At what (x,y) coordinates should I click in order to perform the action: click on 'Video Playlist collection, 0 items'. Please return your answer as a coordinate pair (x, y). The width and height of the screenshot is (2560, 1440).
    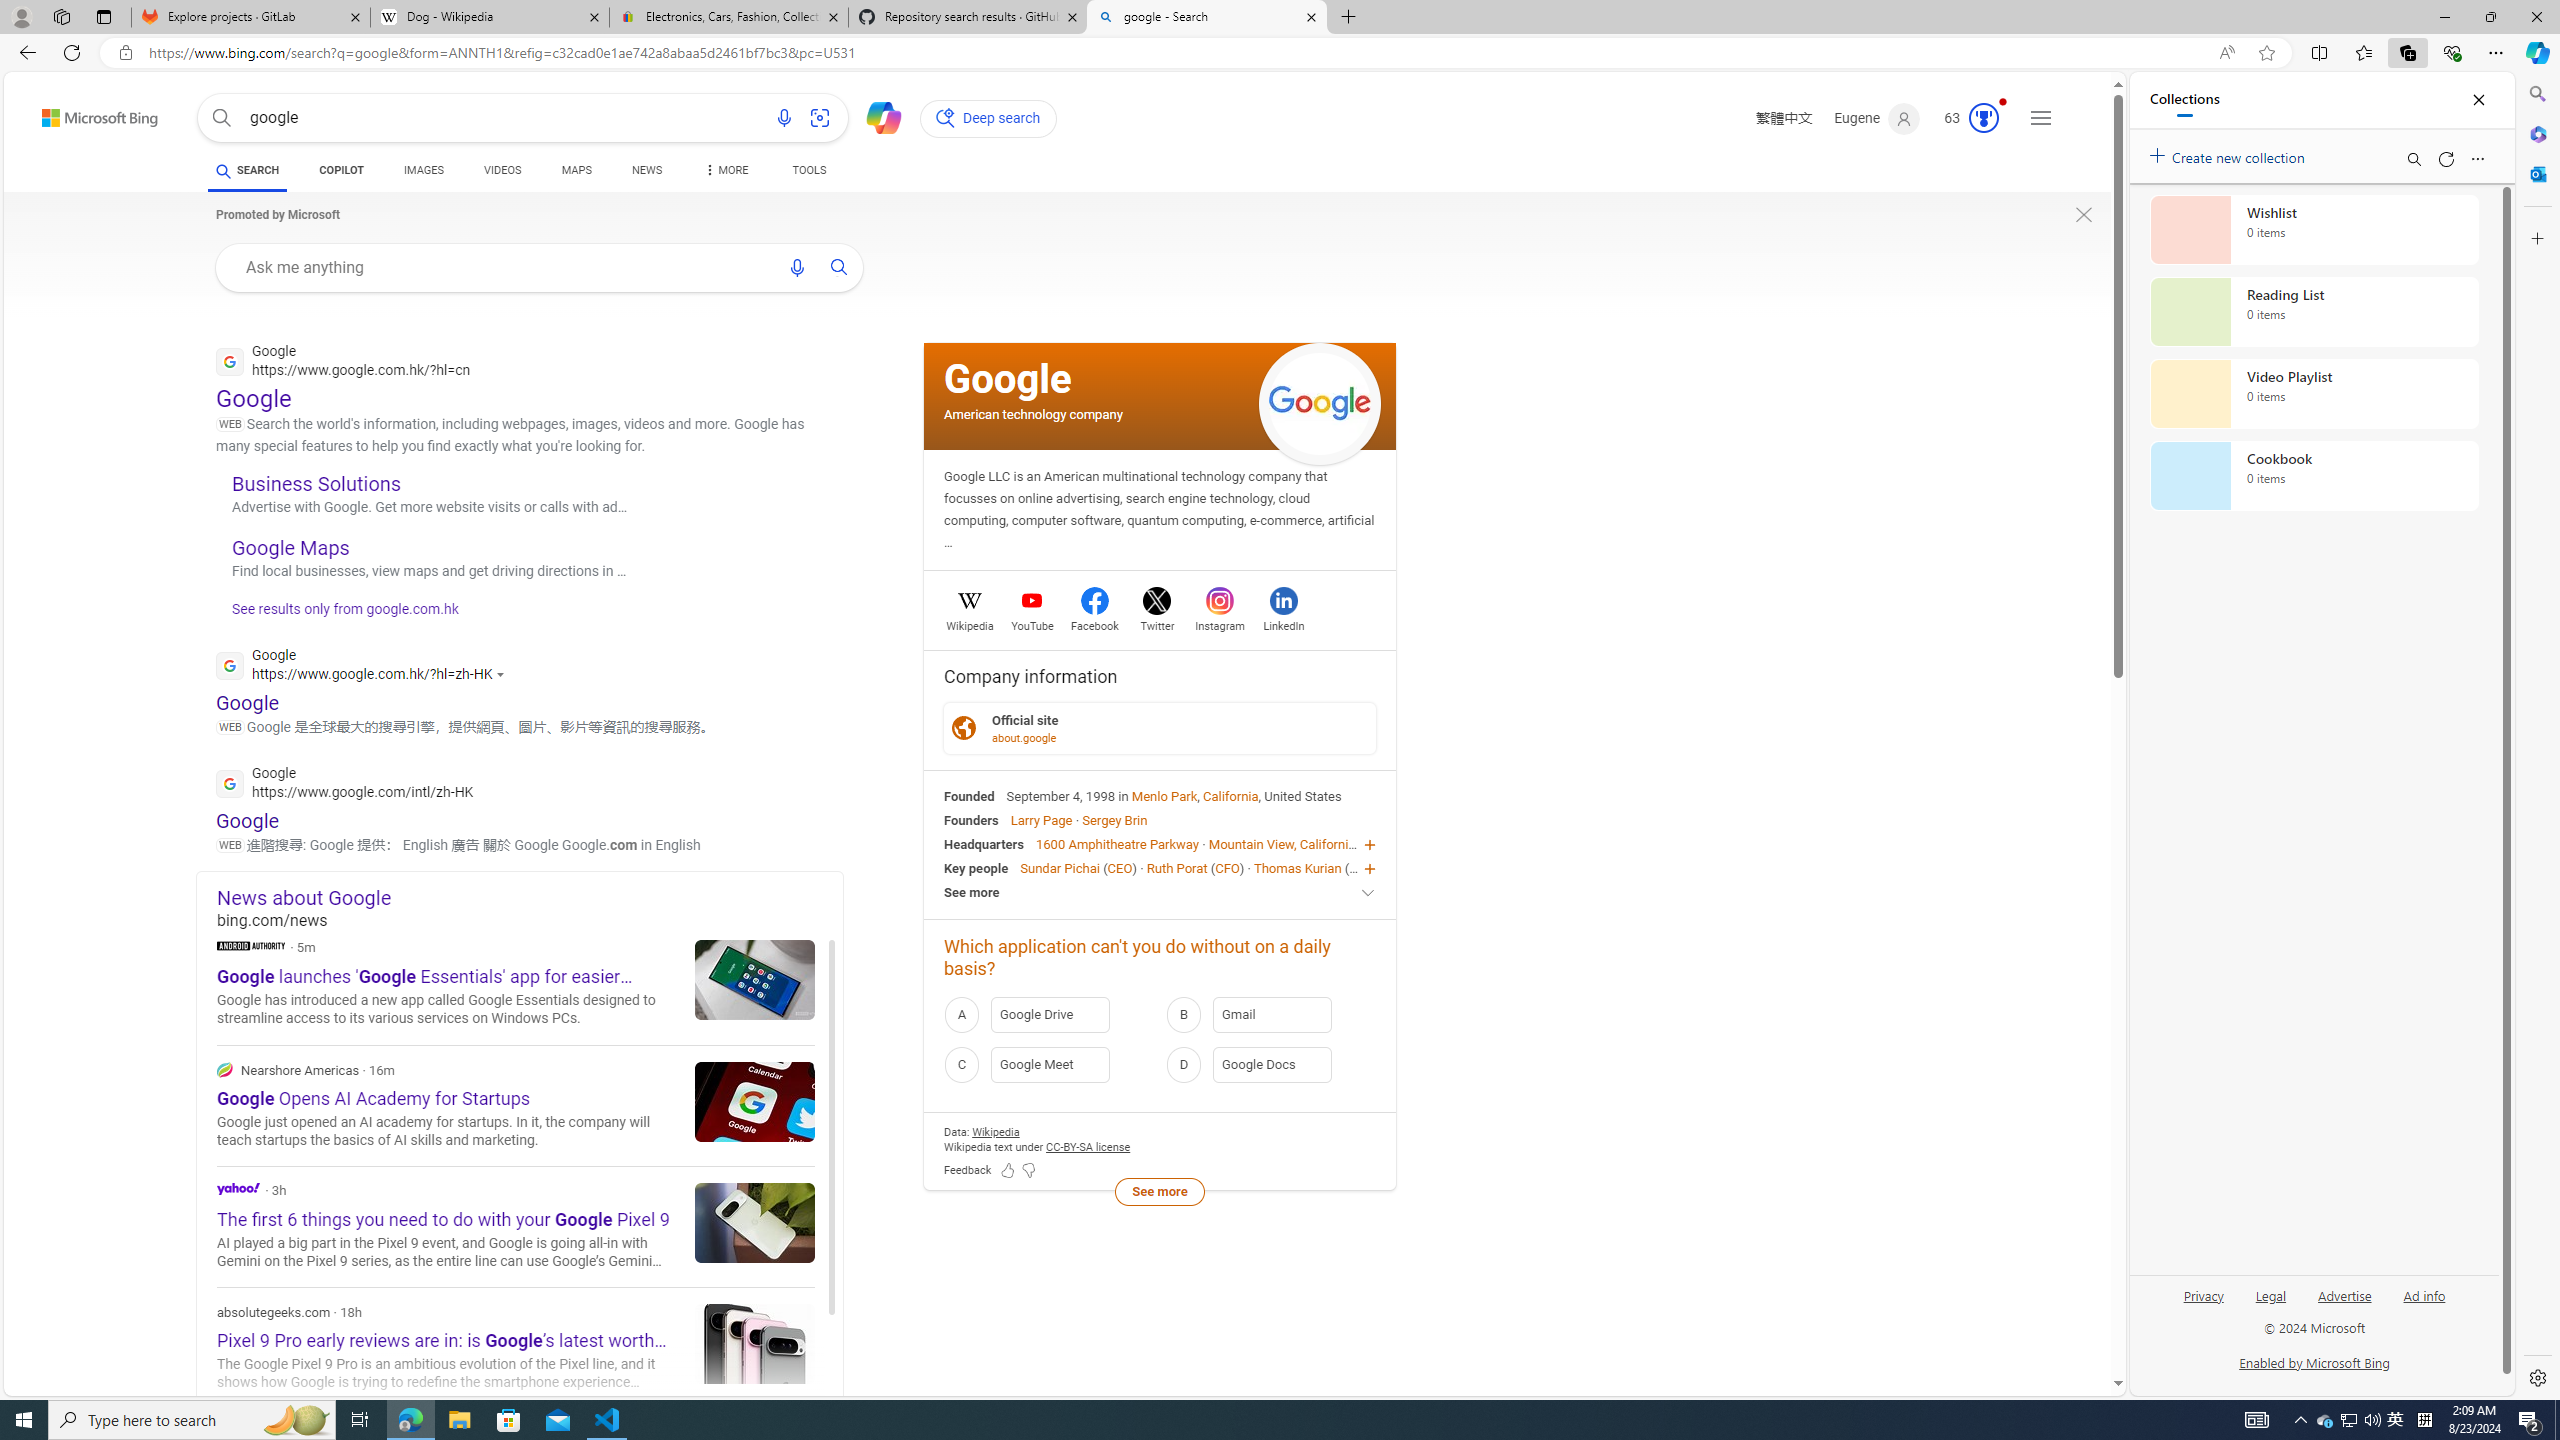
    Looking at the image, I should click on (2314, 392).